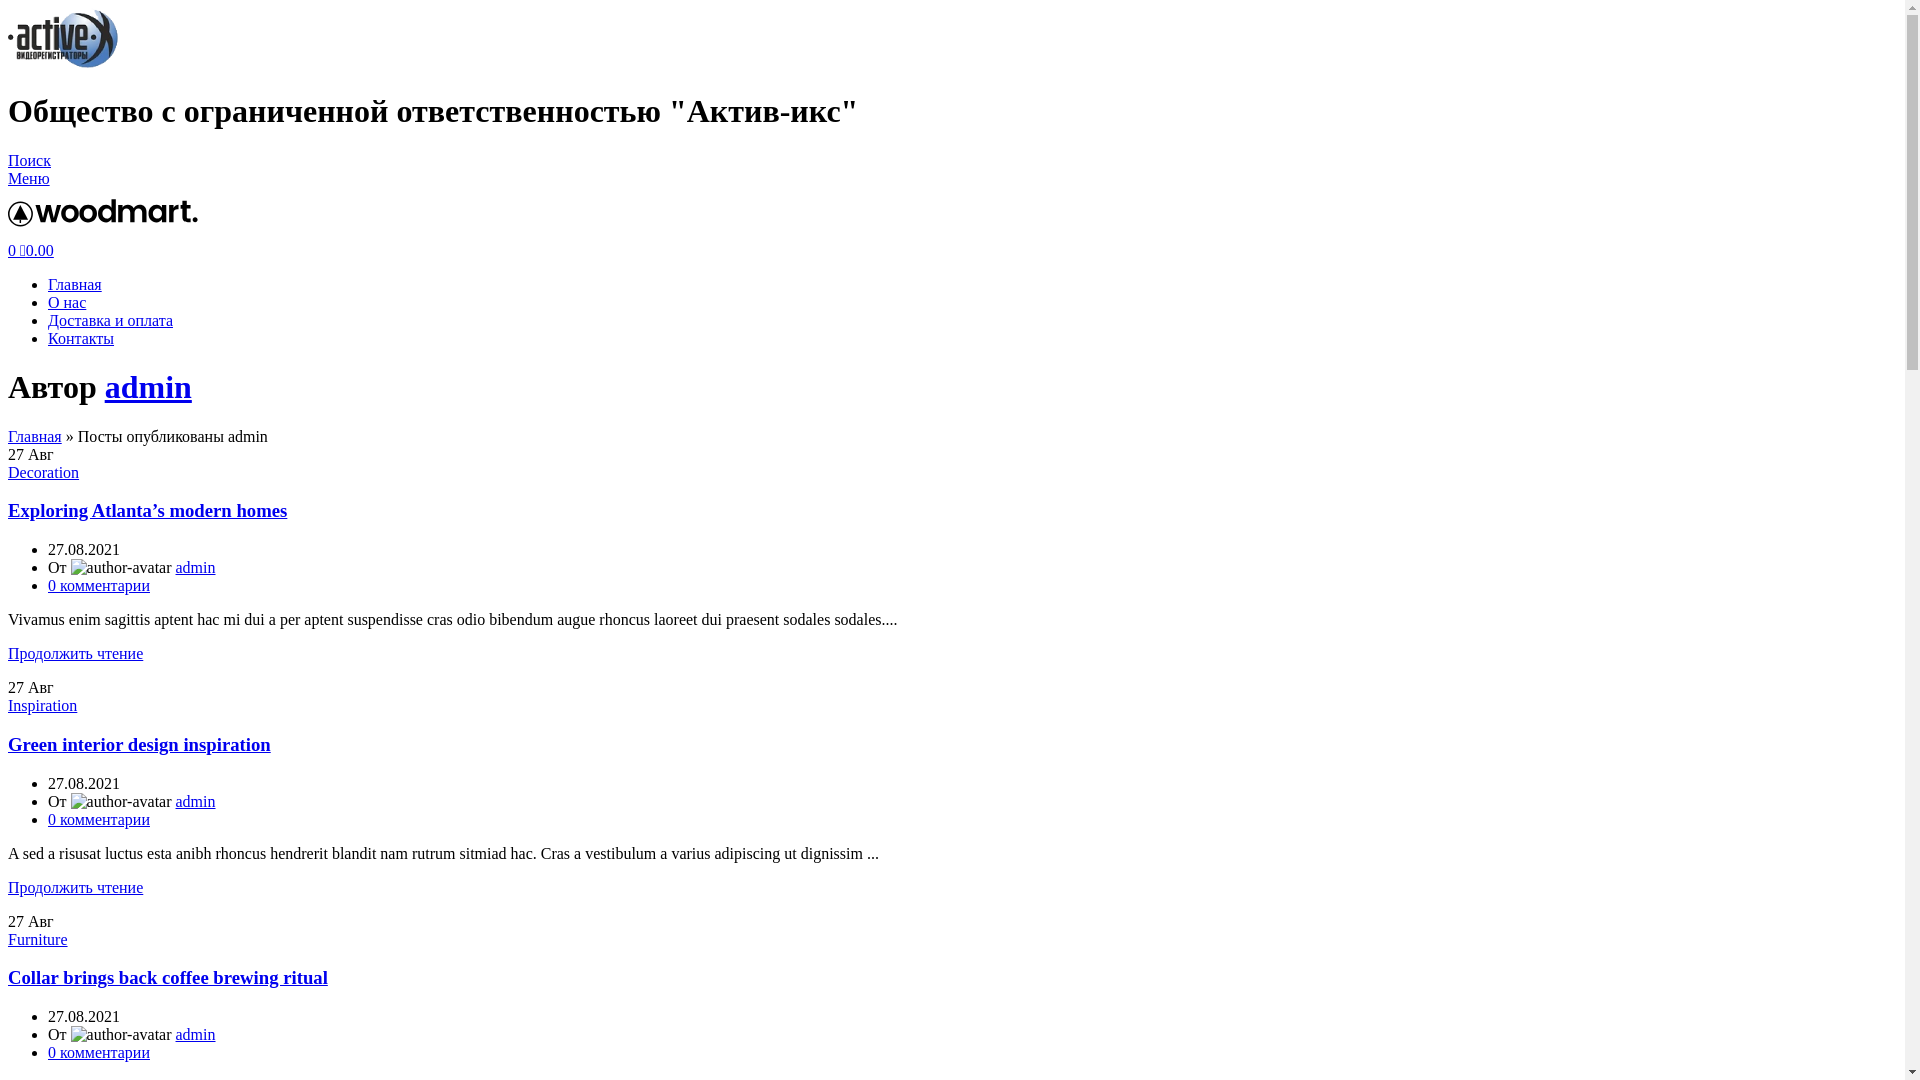  I want to click on 'Inspiration', so click(42, 704).